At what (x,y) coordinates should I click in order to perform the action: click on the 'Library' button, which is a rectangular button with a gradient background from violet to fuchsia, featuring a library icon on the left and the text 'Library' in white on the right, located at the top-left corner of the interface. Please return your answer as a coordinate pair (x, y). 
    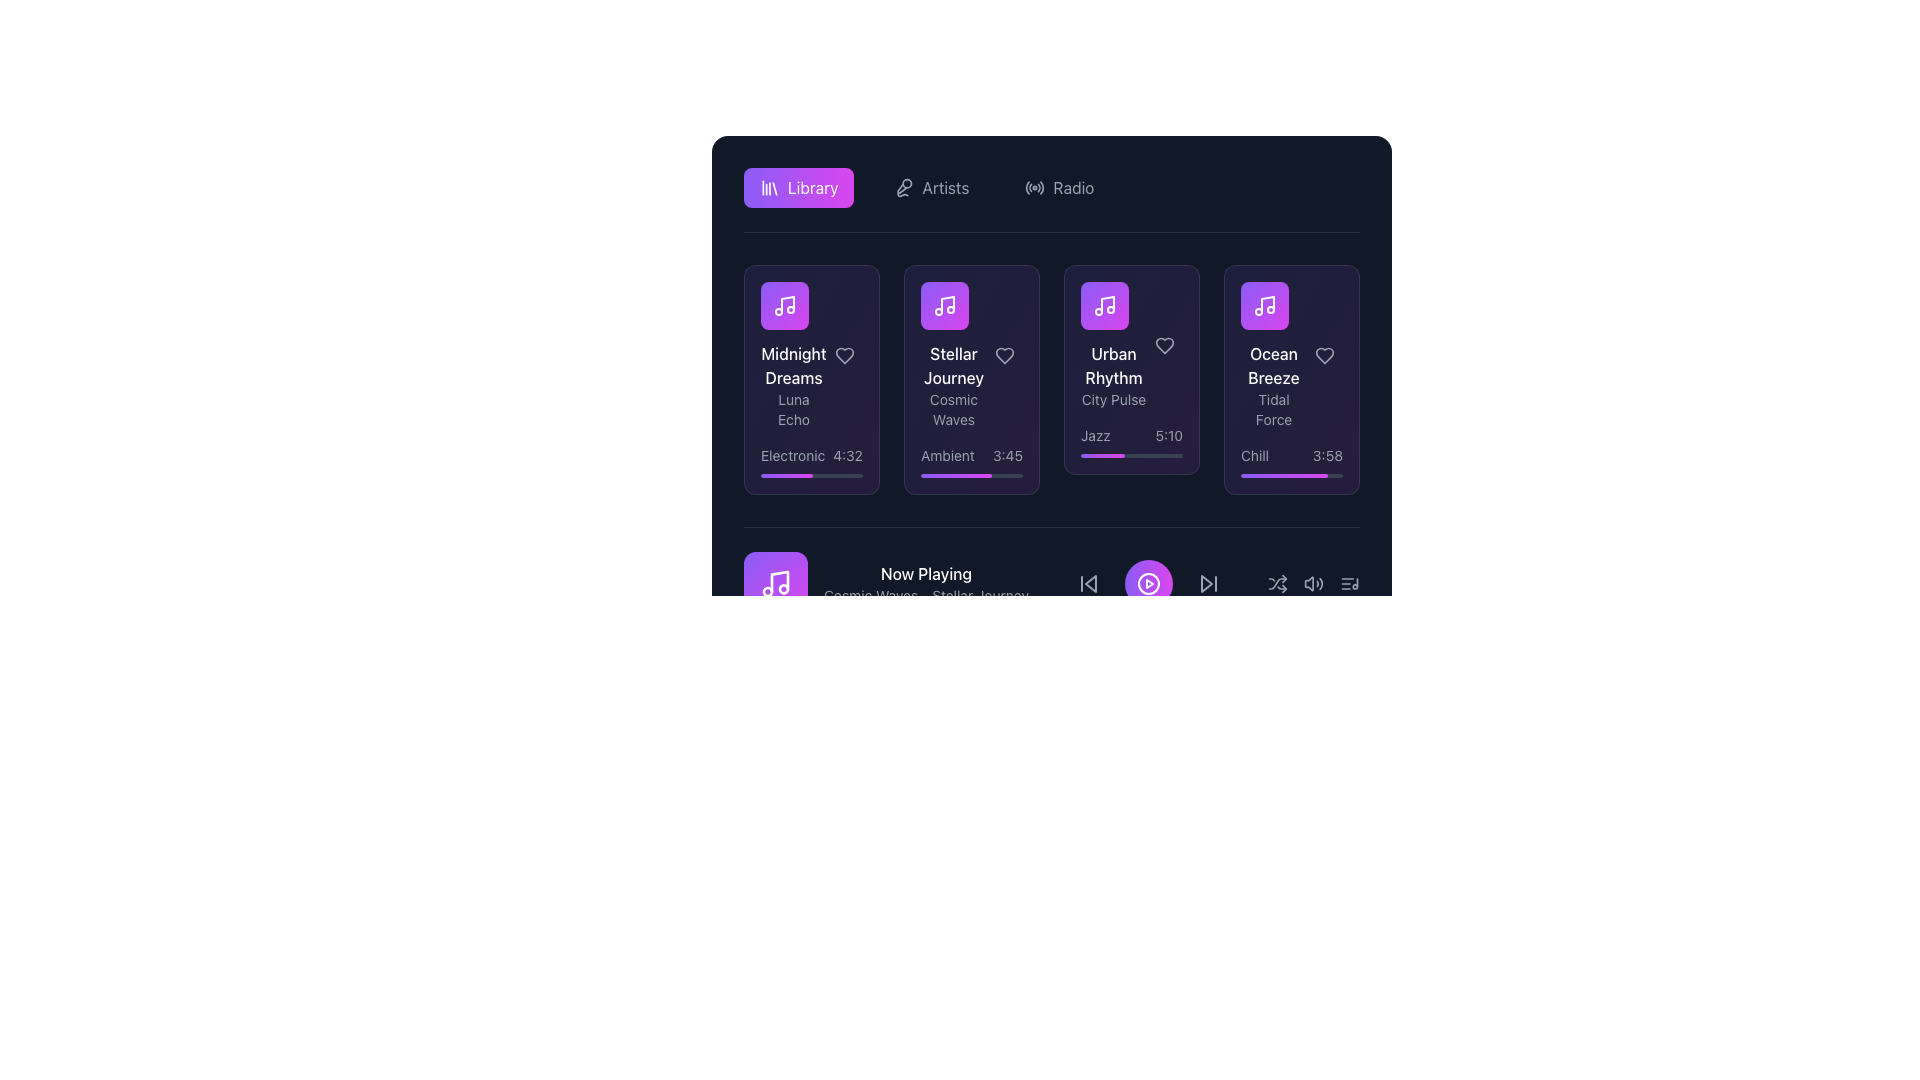
    Looking at the image, I should click on (798, 188).